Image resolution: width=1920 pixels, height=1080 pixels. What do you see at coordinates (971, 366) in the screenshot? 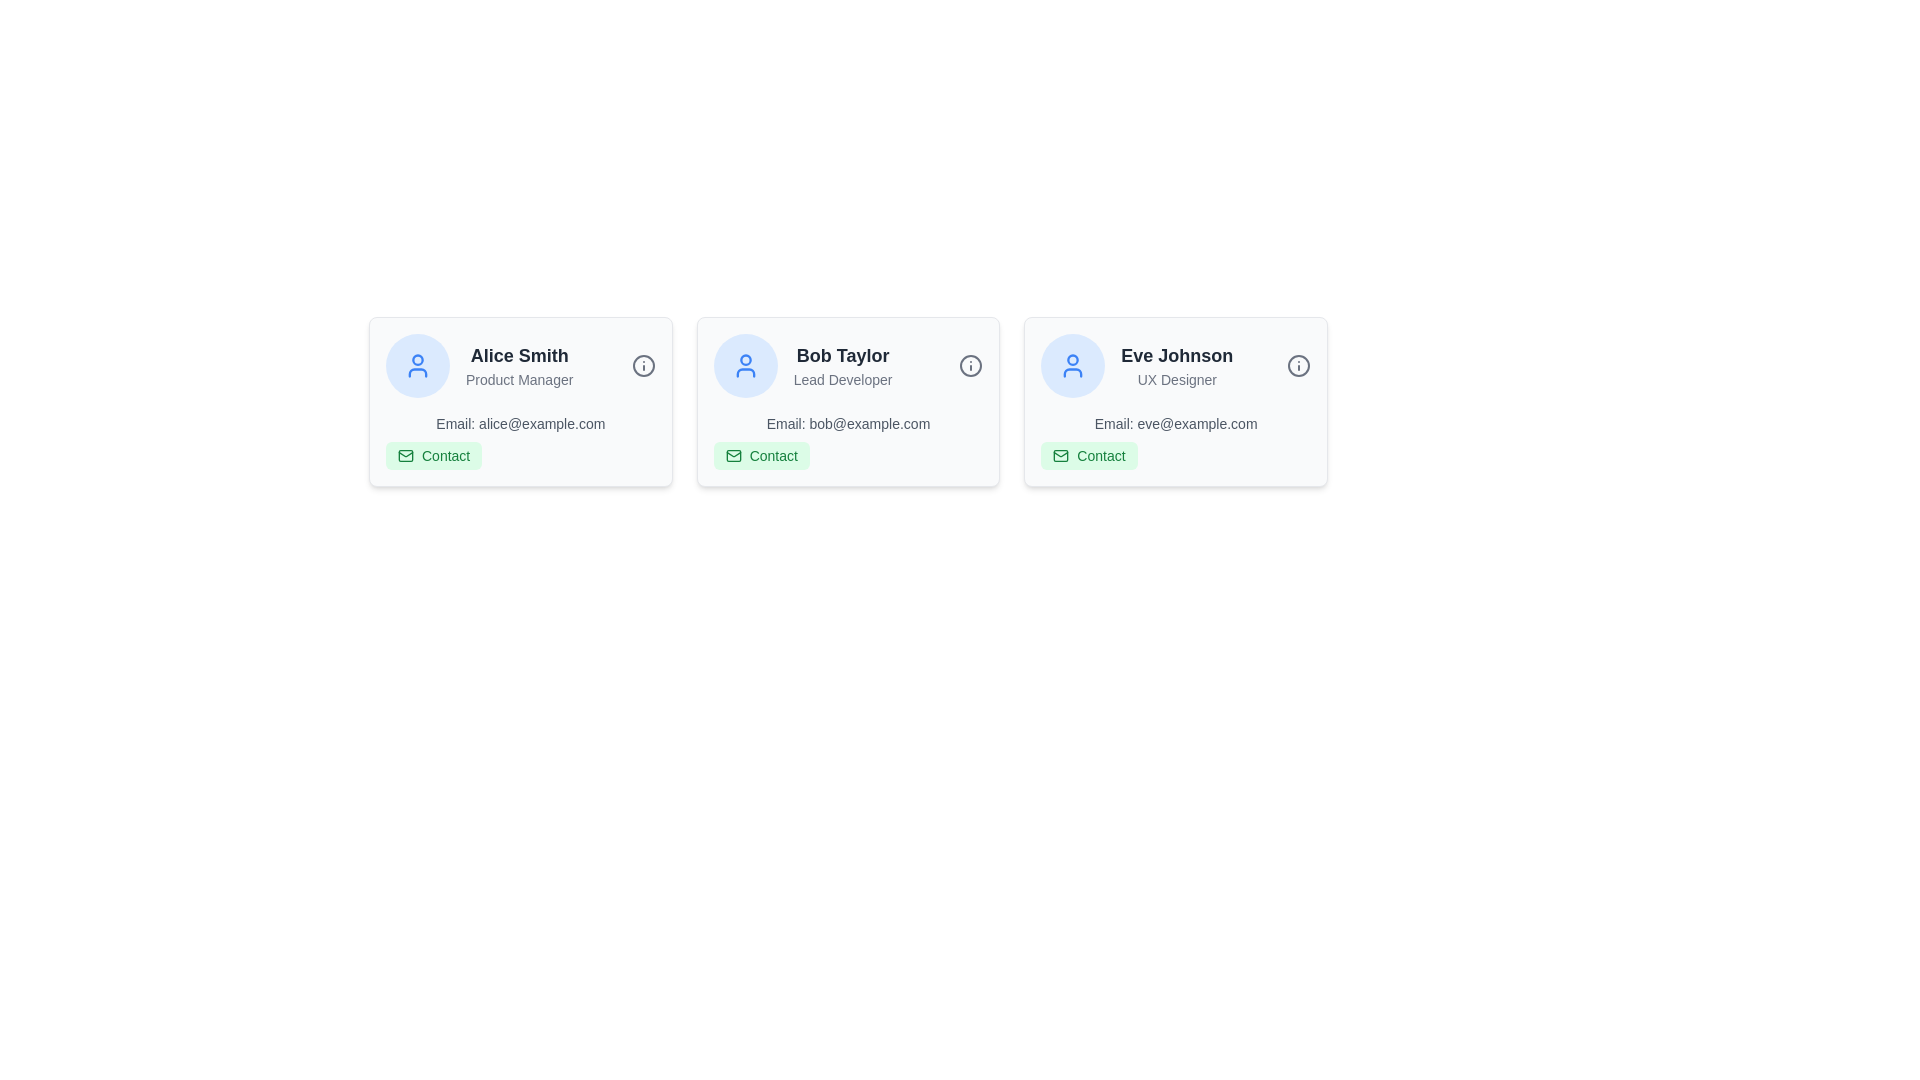
I see `the decorative SVG circle element in the top-right corner of the card for 'Bob Taylor', which is part of a graphical icon suggesting additional information or action` at bounding box center [971, 366].